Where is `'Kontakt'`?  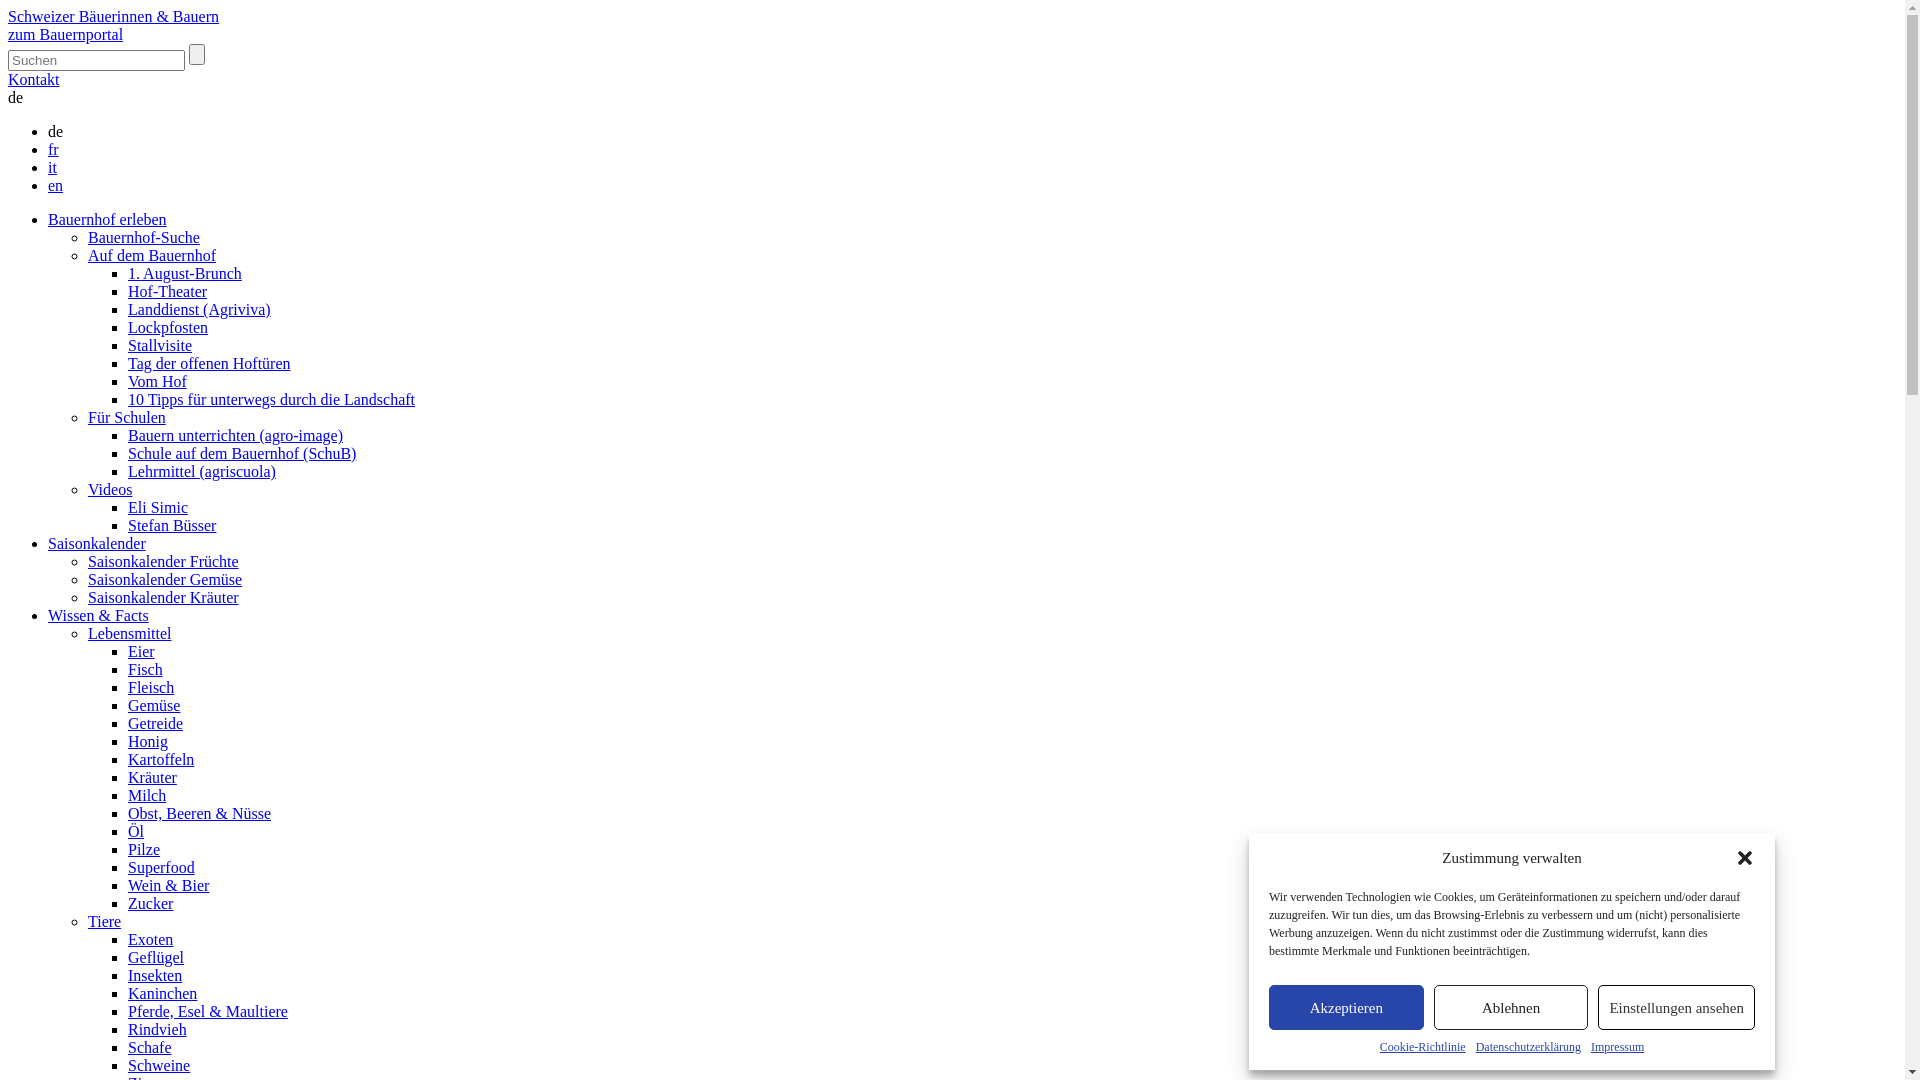 'Kontakt' is located at coordinates (33, 78).